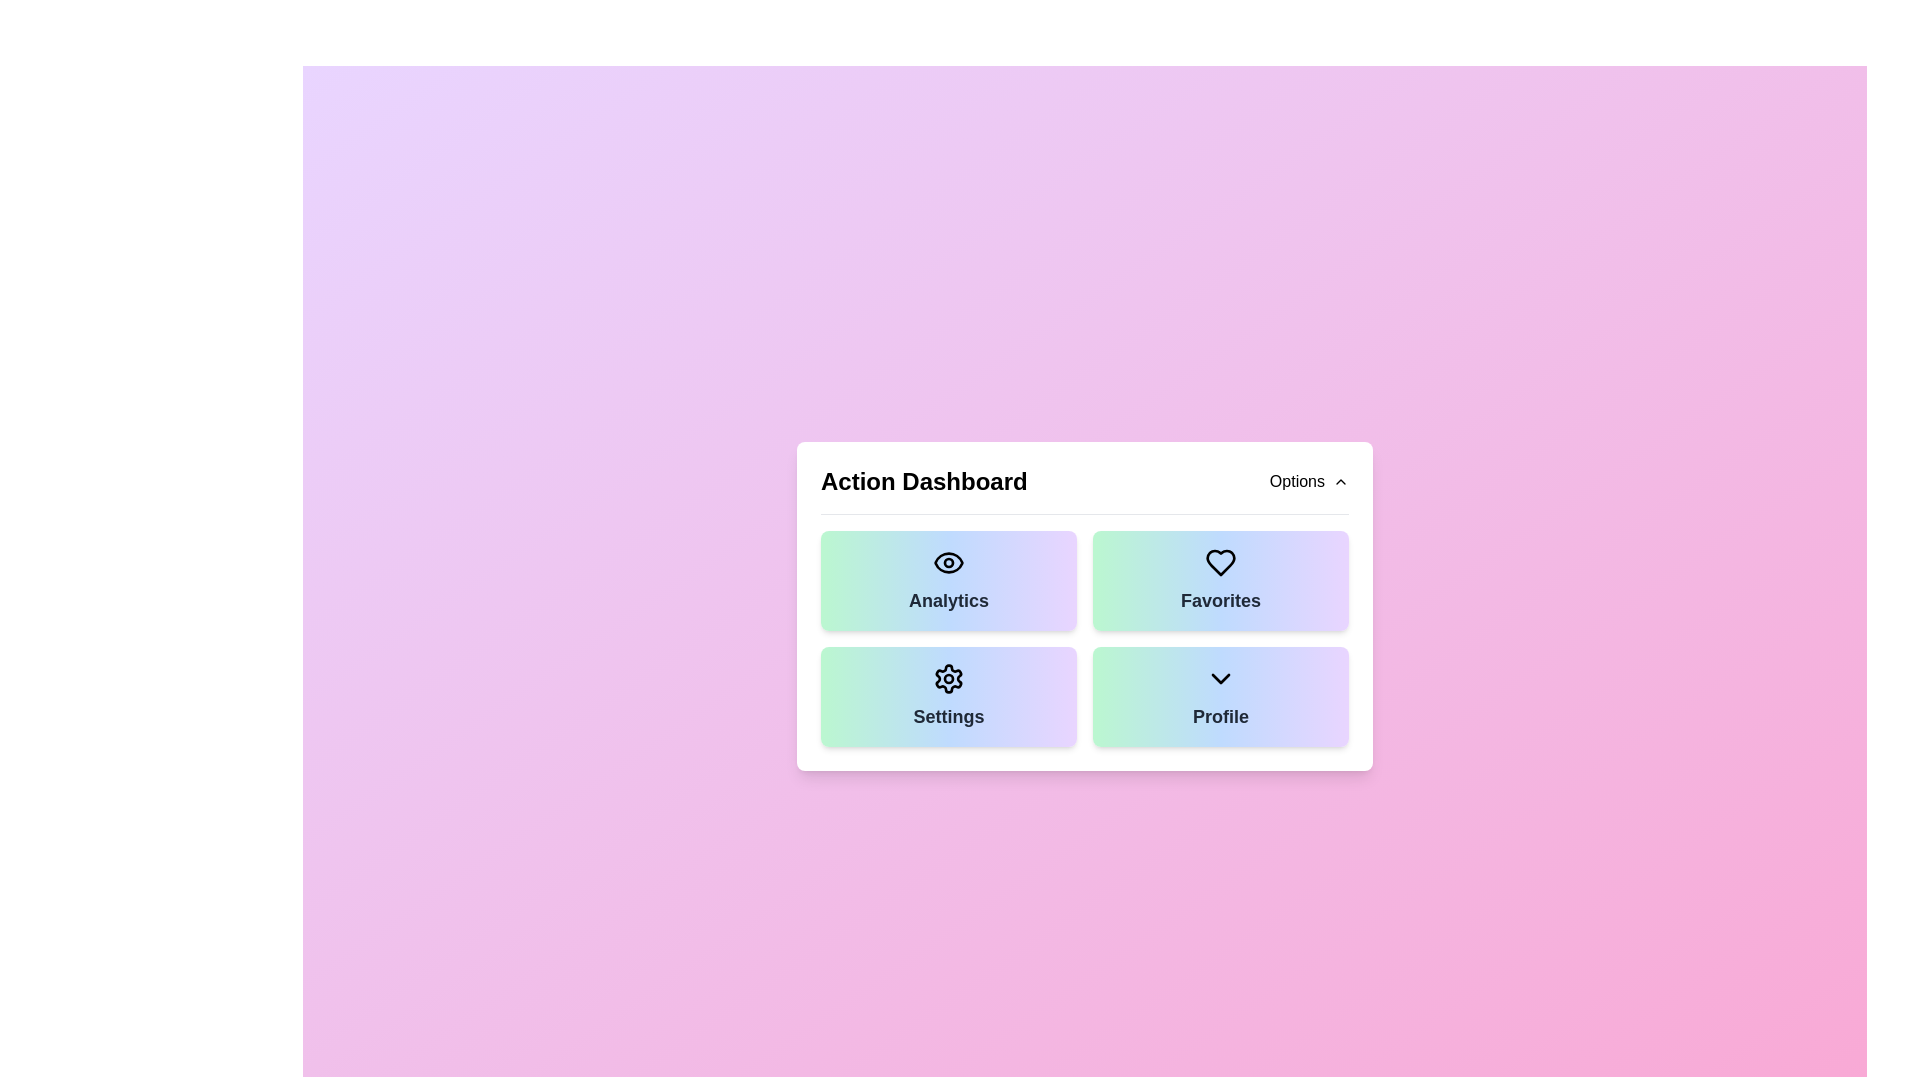 The width and height of the screenshot is (1920, 1080). I want to click on text of the 'Favorites' label, which is displayed in a bold, medium-large font on a gradient background within the second card of the top row in the dashboard grid, so click(1219, 599).